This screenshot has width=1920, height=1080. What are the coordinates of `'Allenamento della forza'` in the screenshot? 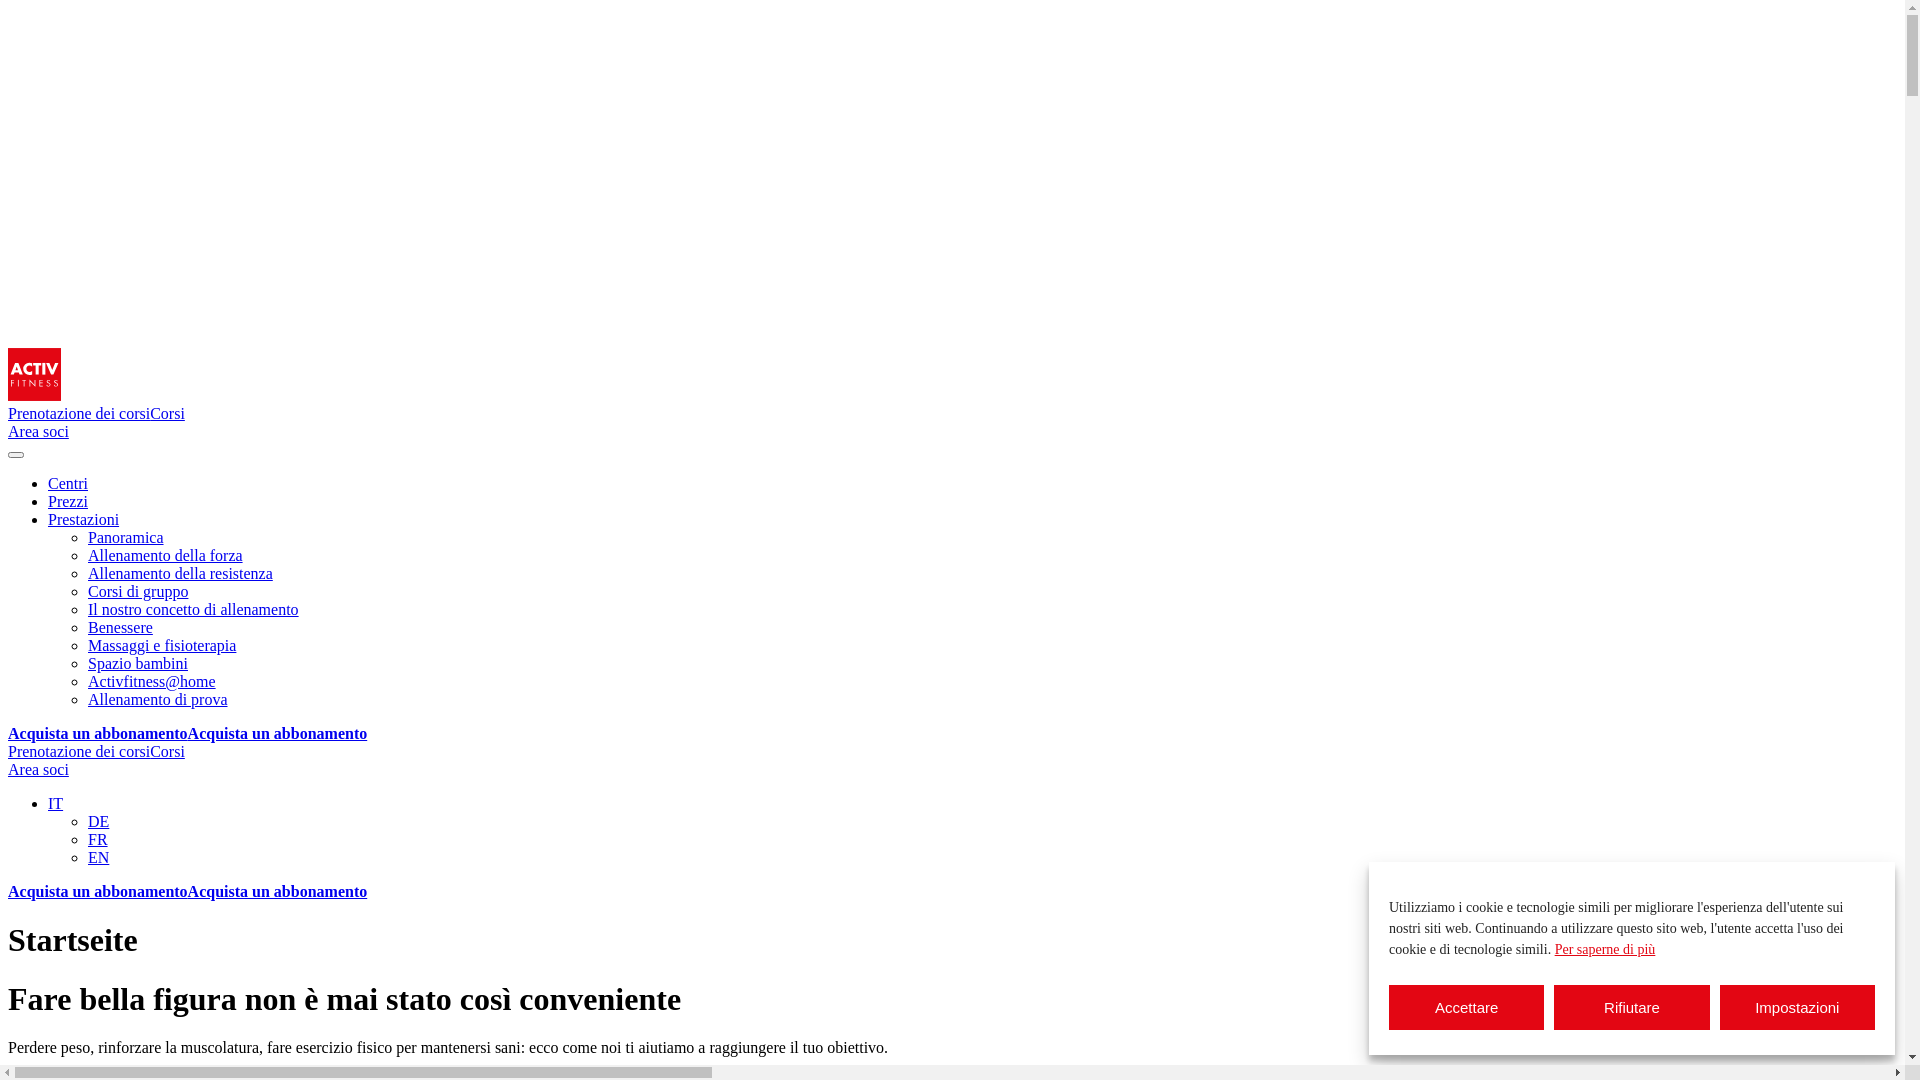 It's located at (165, 555).